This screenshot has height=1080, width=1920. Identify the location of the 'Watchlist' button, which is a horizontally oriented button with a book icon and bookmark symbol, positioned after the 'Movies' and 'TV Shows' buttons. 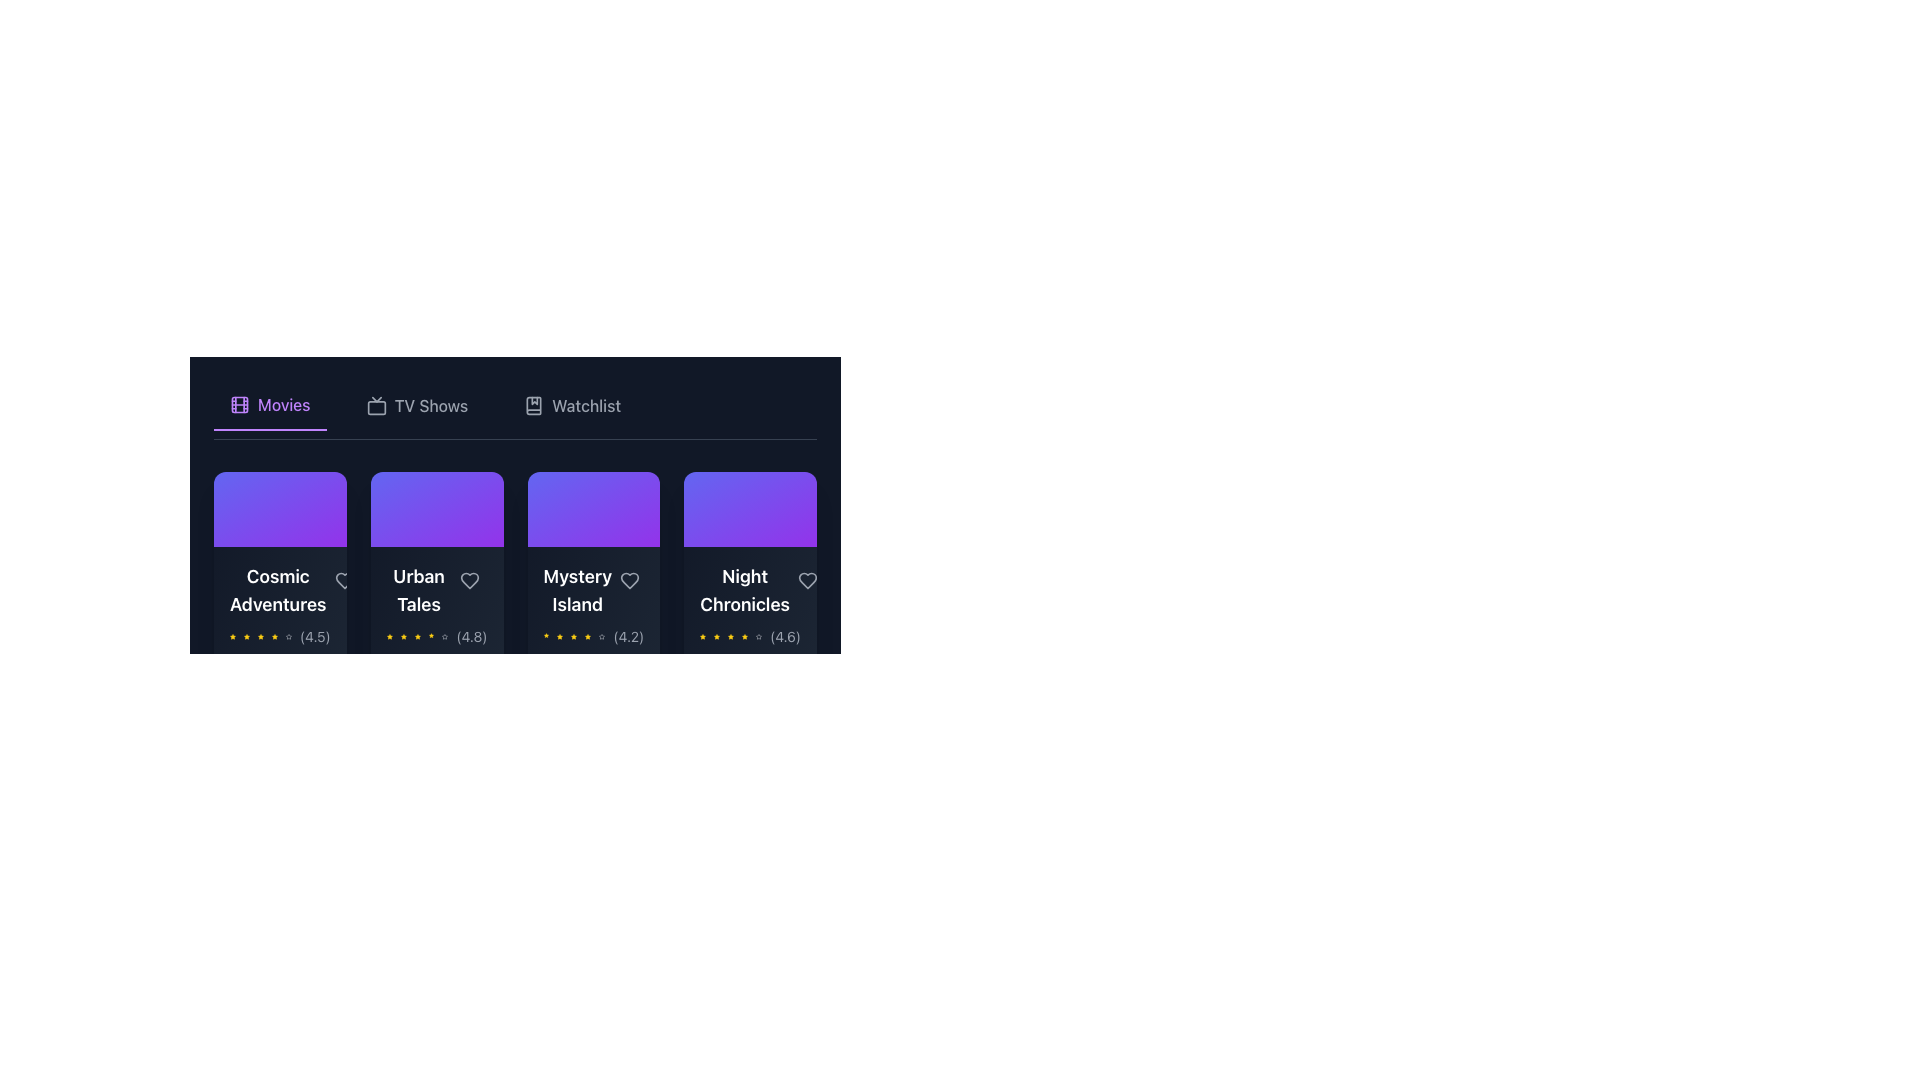
(571, 405).